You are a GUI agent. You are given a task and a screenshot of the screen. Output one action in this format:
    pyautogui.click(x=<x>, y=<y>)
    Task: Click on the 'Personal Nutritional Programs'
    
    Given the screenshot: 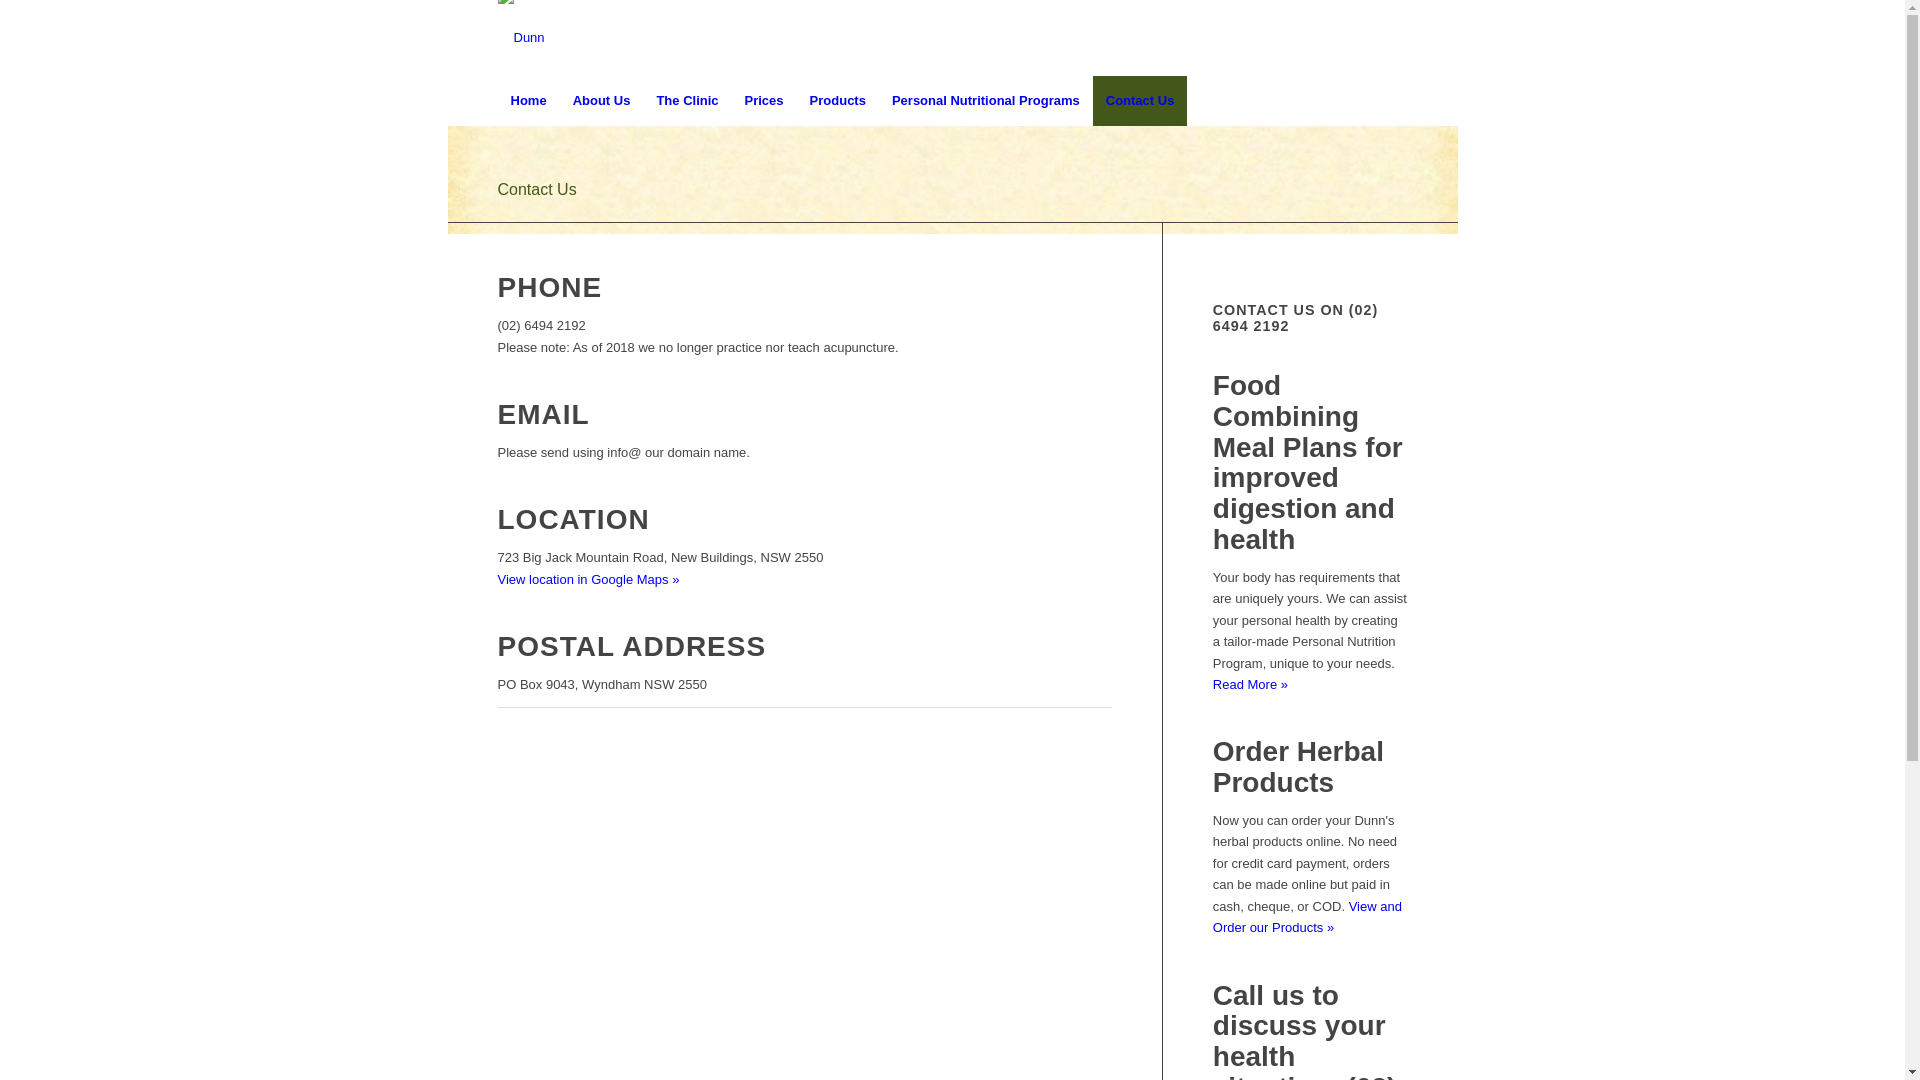 What is the action you would take?
    pyautogui.click(x=985, y=100)
    